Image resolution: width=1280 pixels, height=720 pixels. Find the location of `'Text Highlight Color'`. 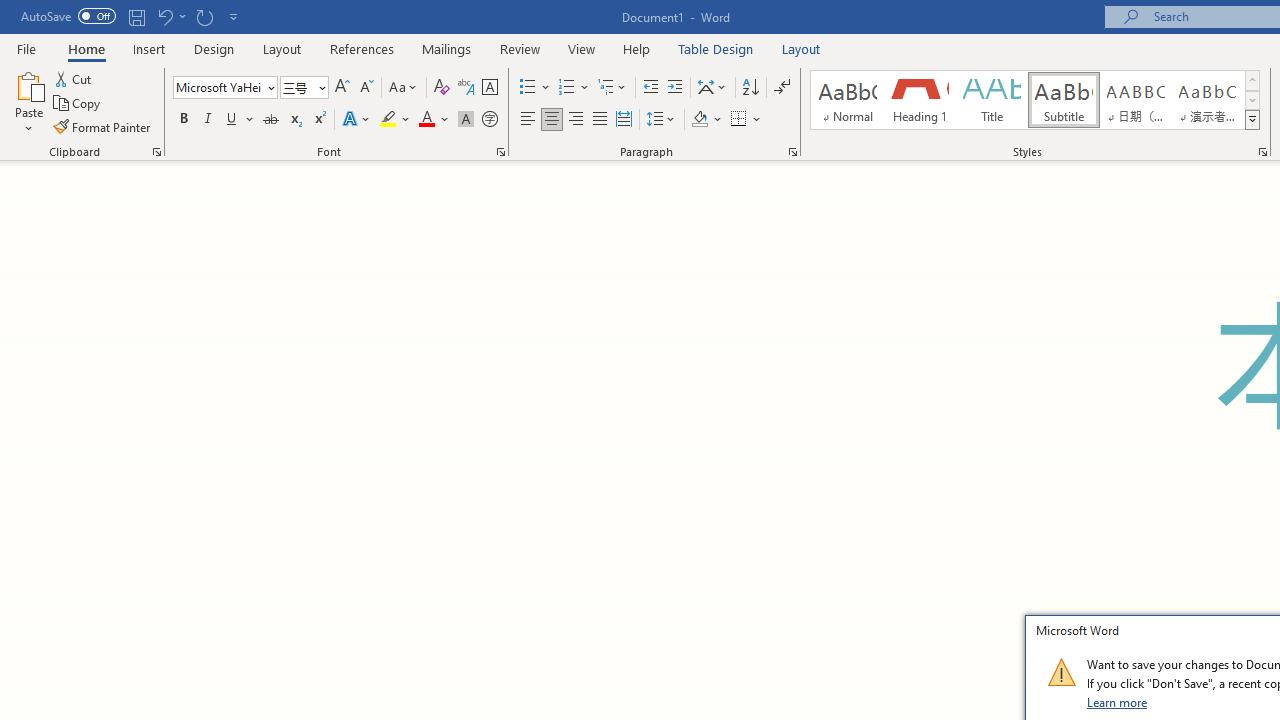

'Text Highlight Color' is located at coordinates (395, 119).